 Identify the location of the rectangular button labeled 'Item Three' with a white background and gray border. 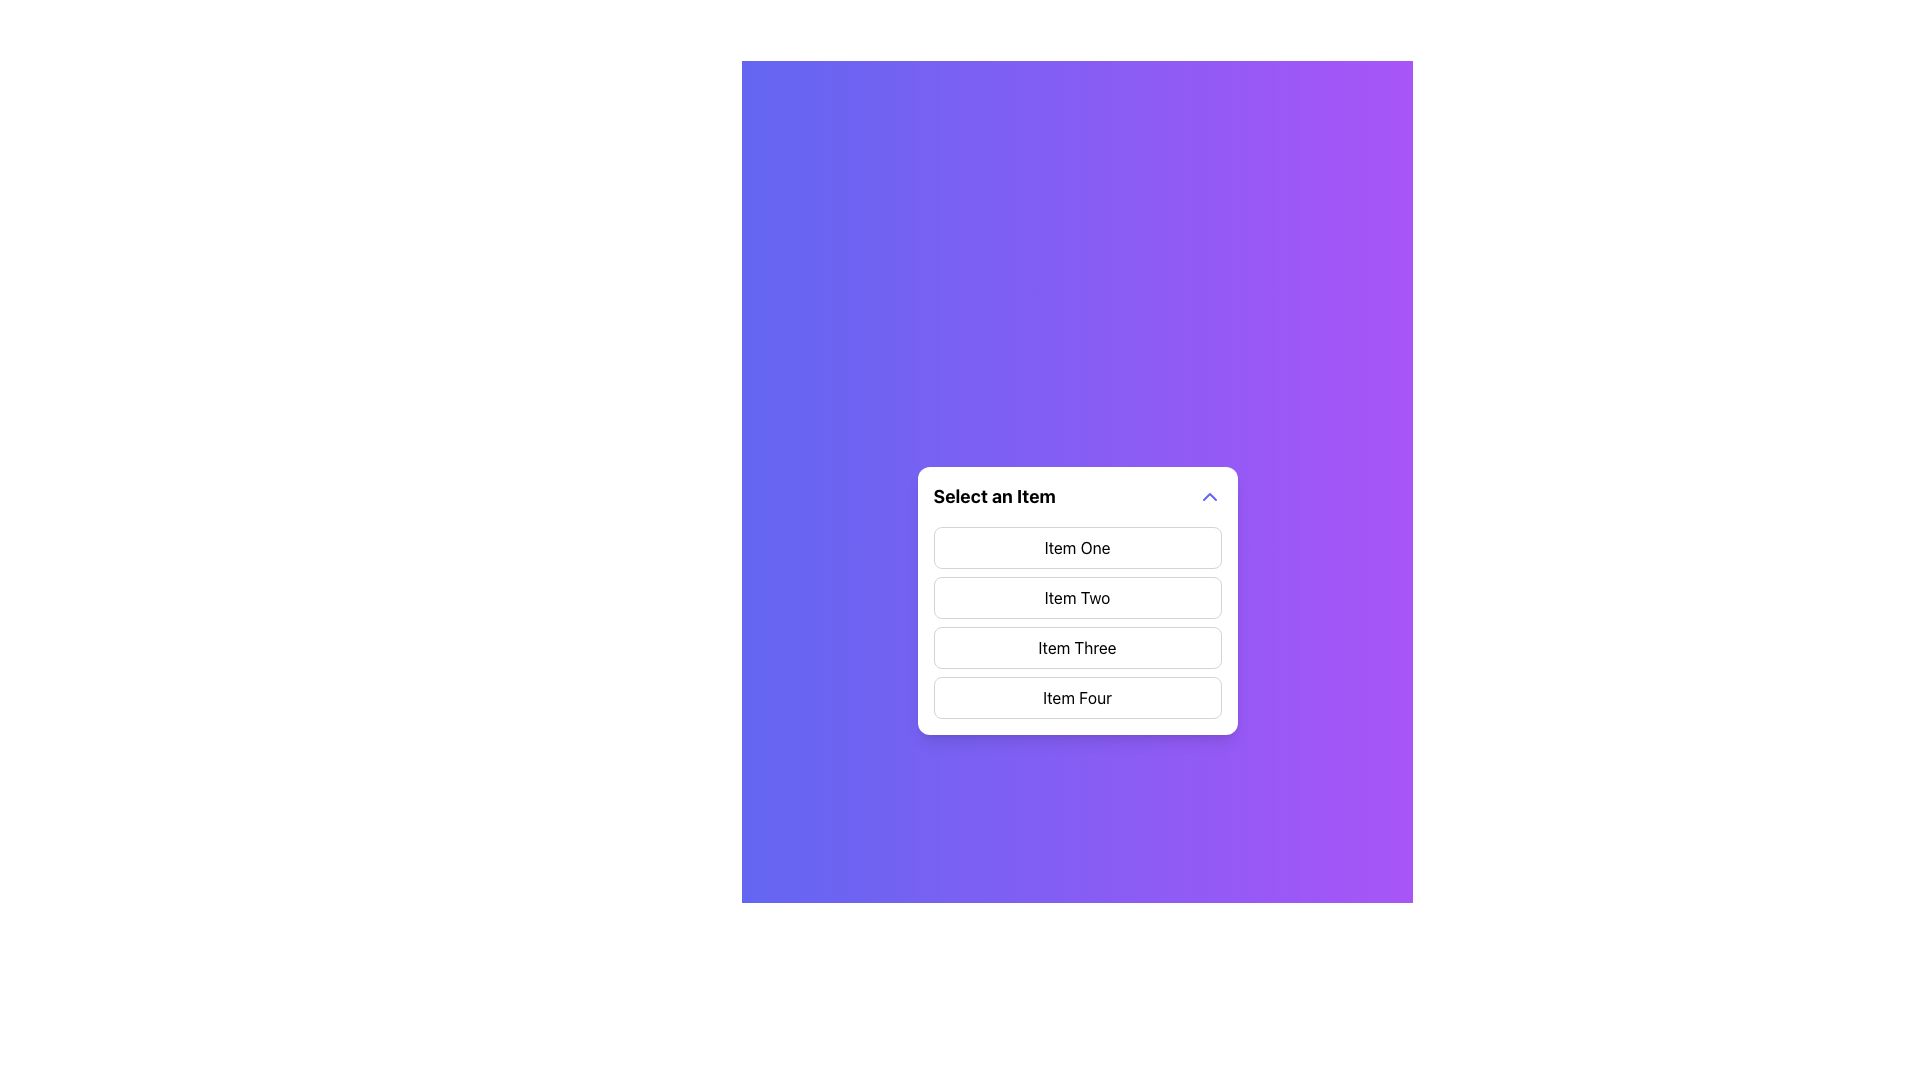
(1076, 648).